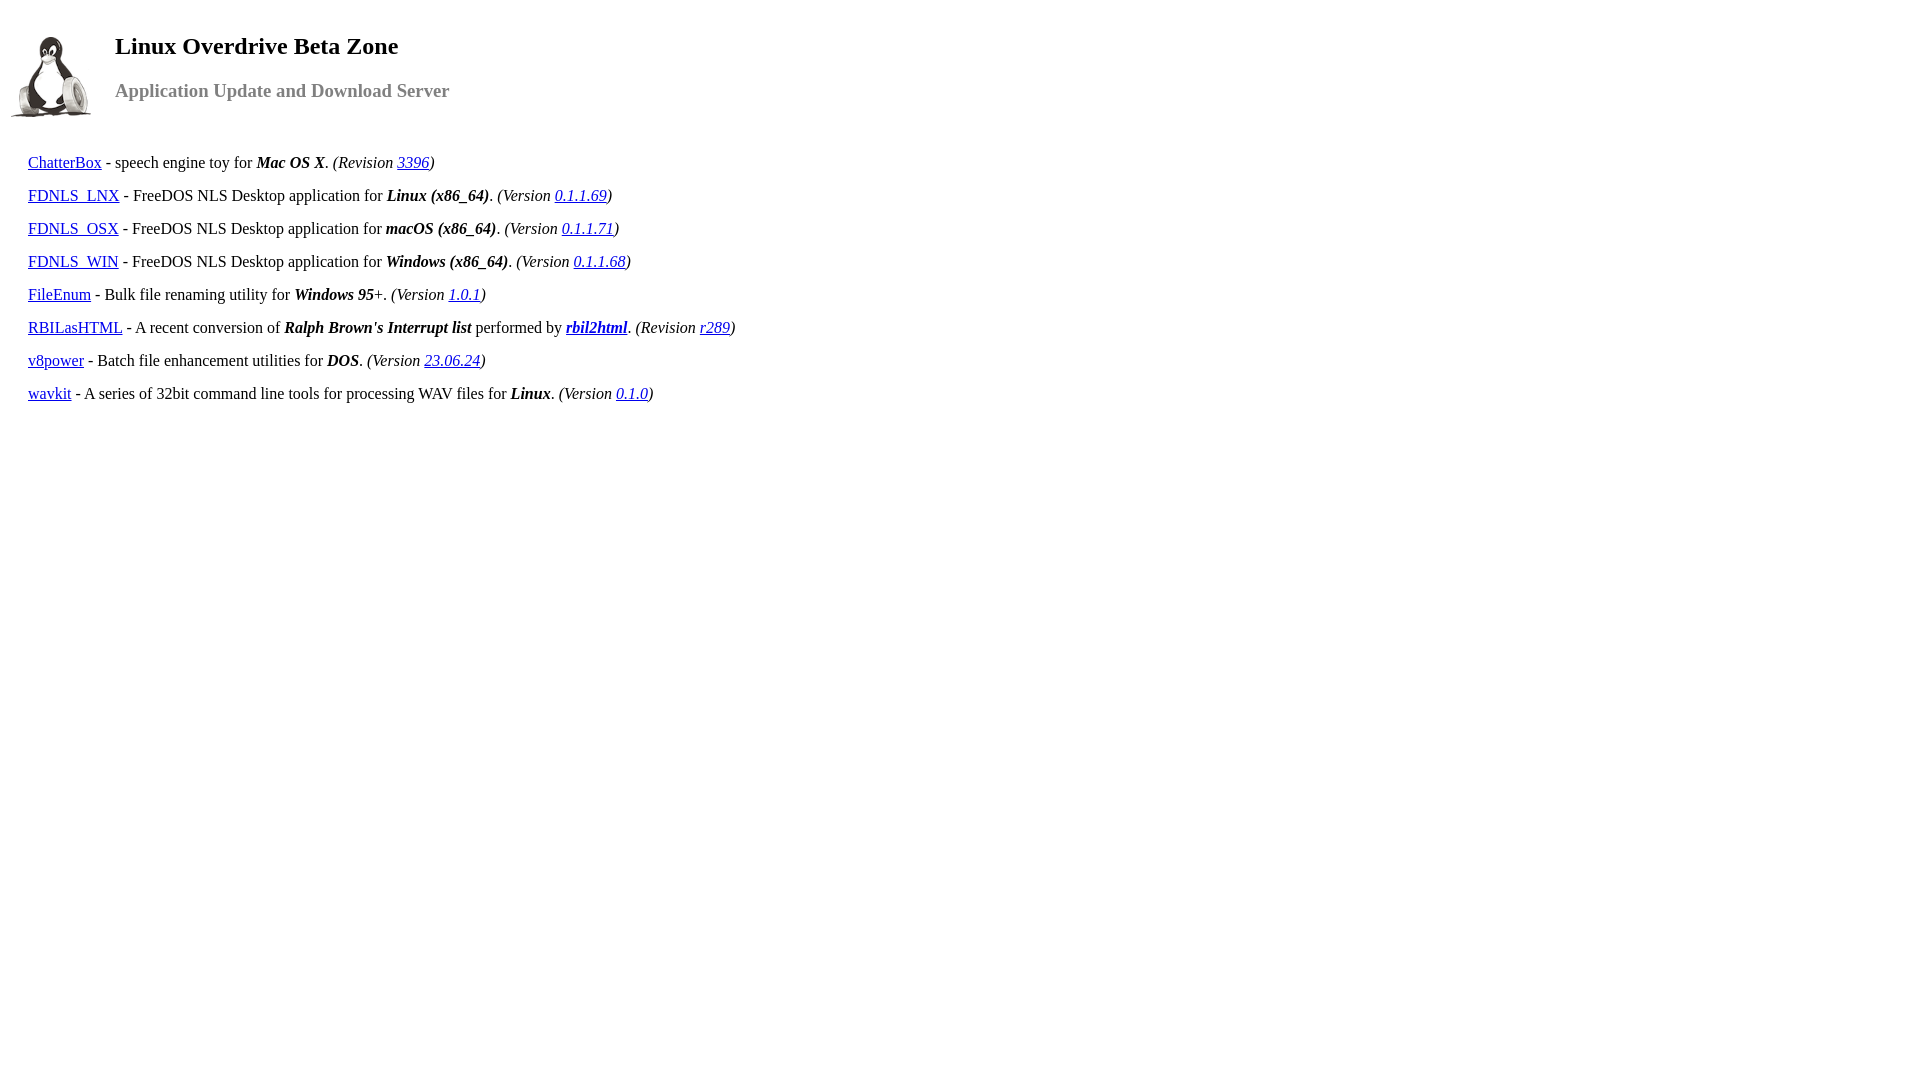  What do you see at coordinates (59, 294) in the screenshot?
I see `'FileEnum'` at bounding box center [59, 294].